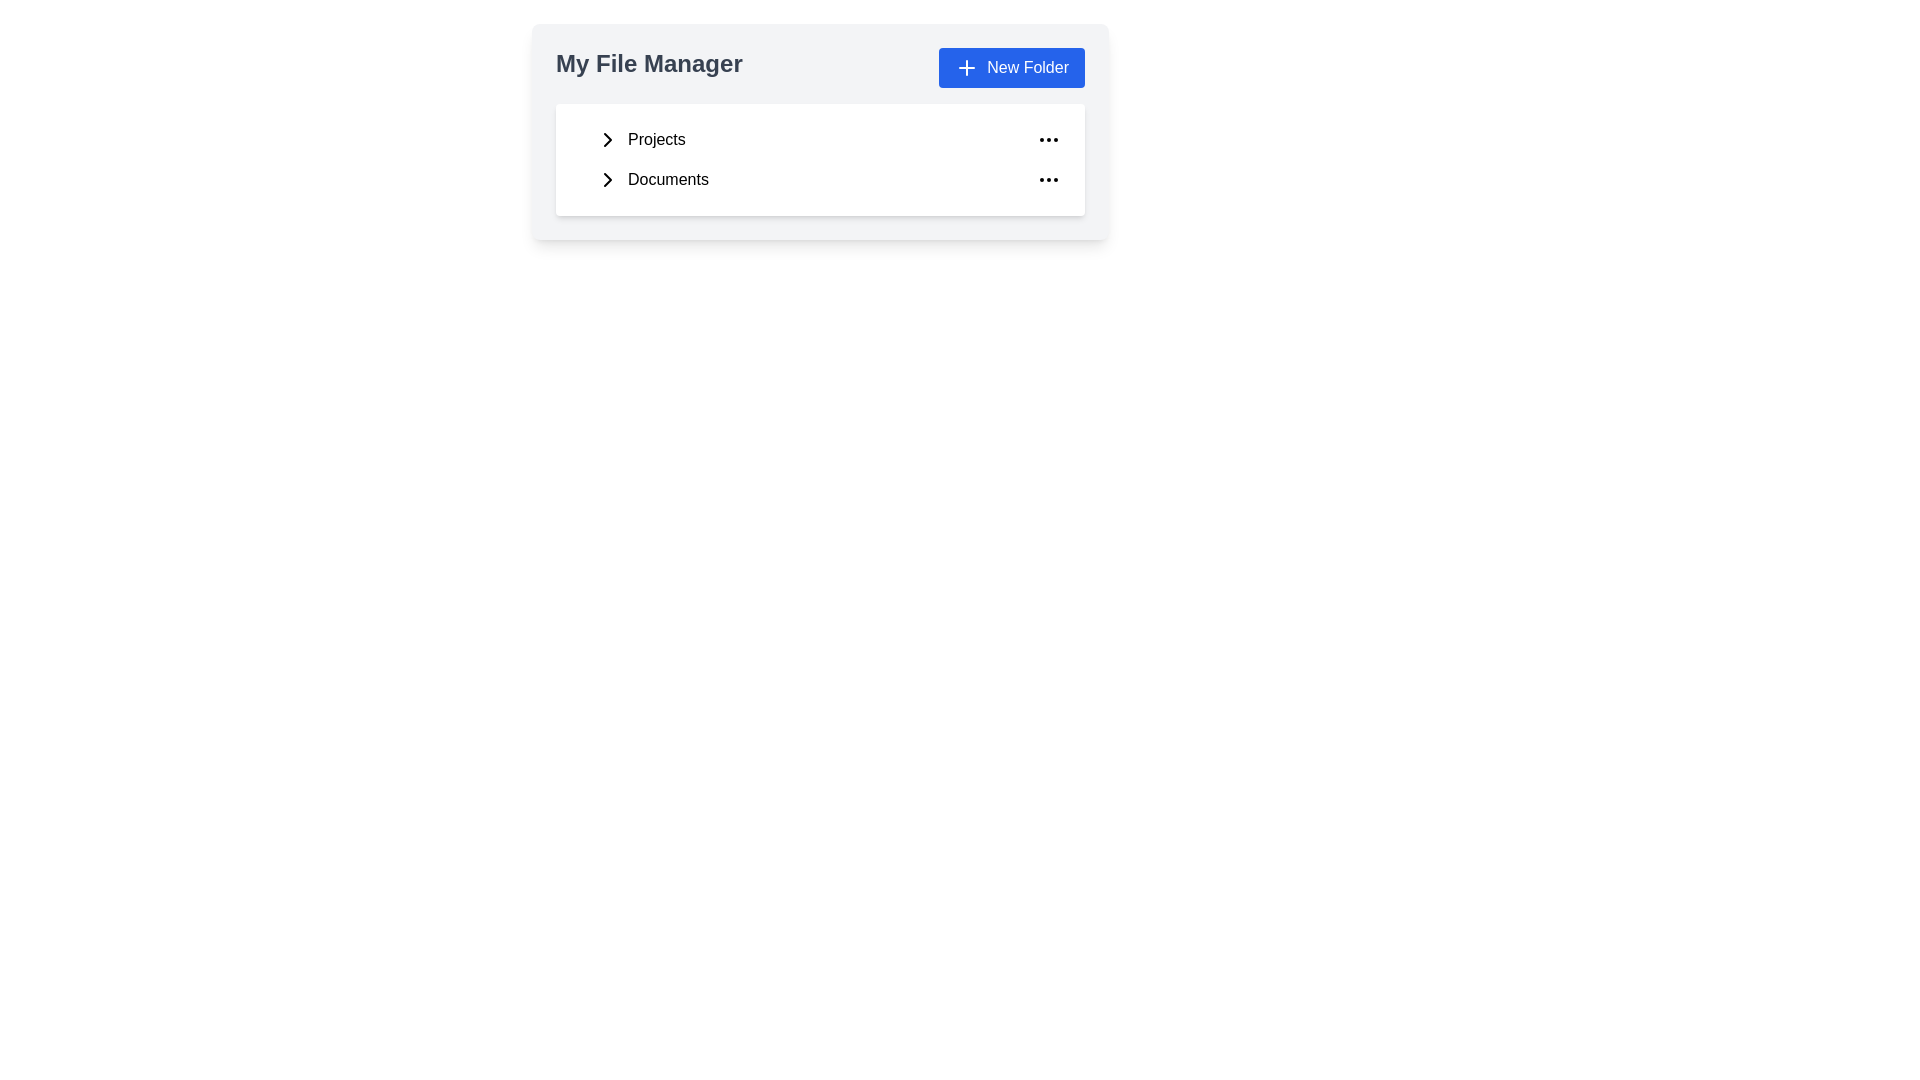  Describe the element at coordinates (828, 180) in the screenshot. I see `the 'Documents' folder entry in the 'My File Manager' section` at that location.